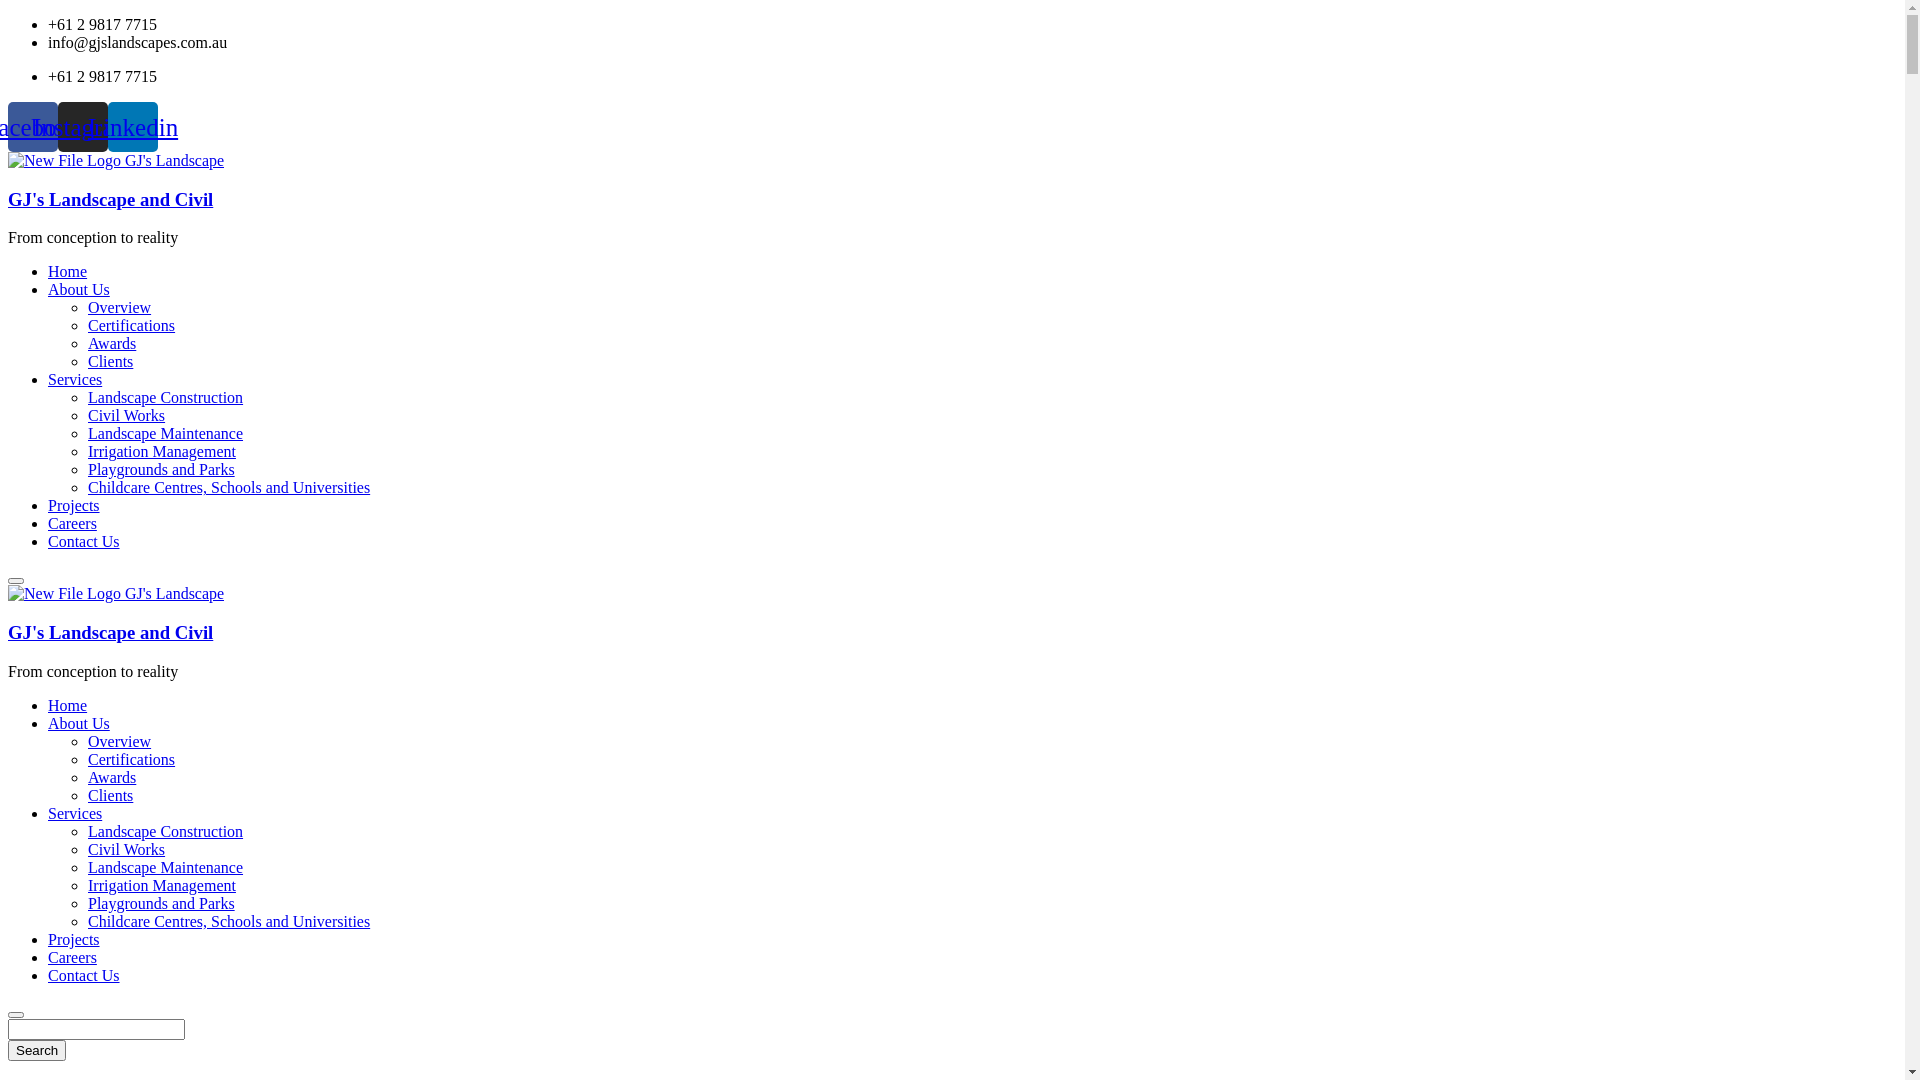 Image resolution: width=1920 pixels, height=1080 pixels. Describe the element at coordinates (130, 324) in the screenshot. I see `'Certifications'` at that location.